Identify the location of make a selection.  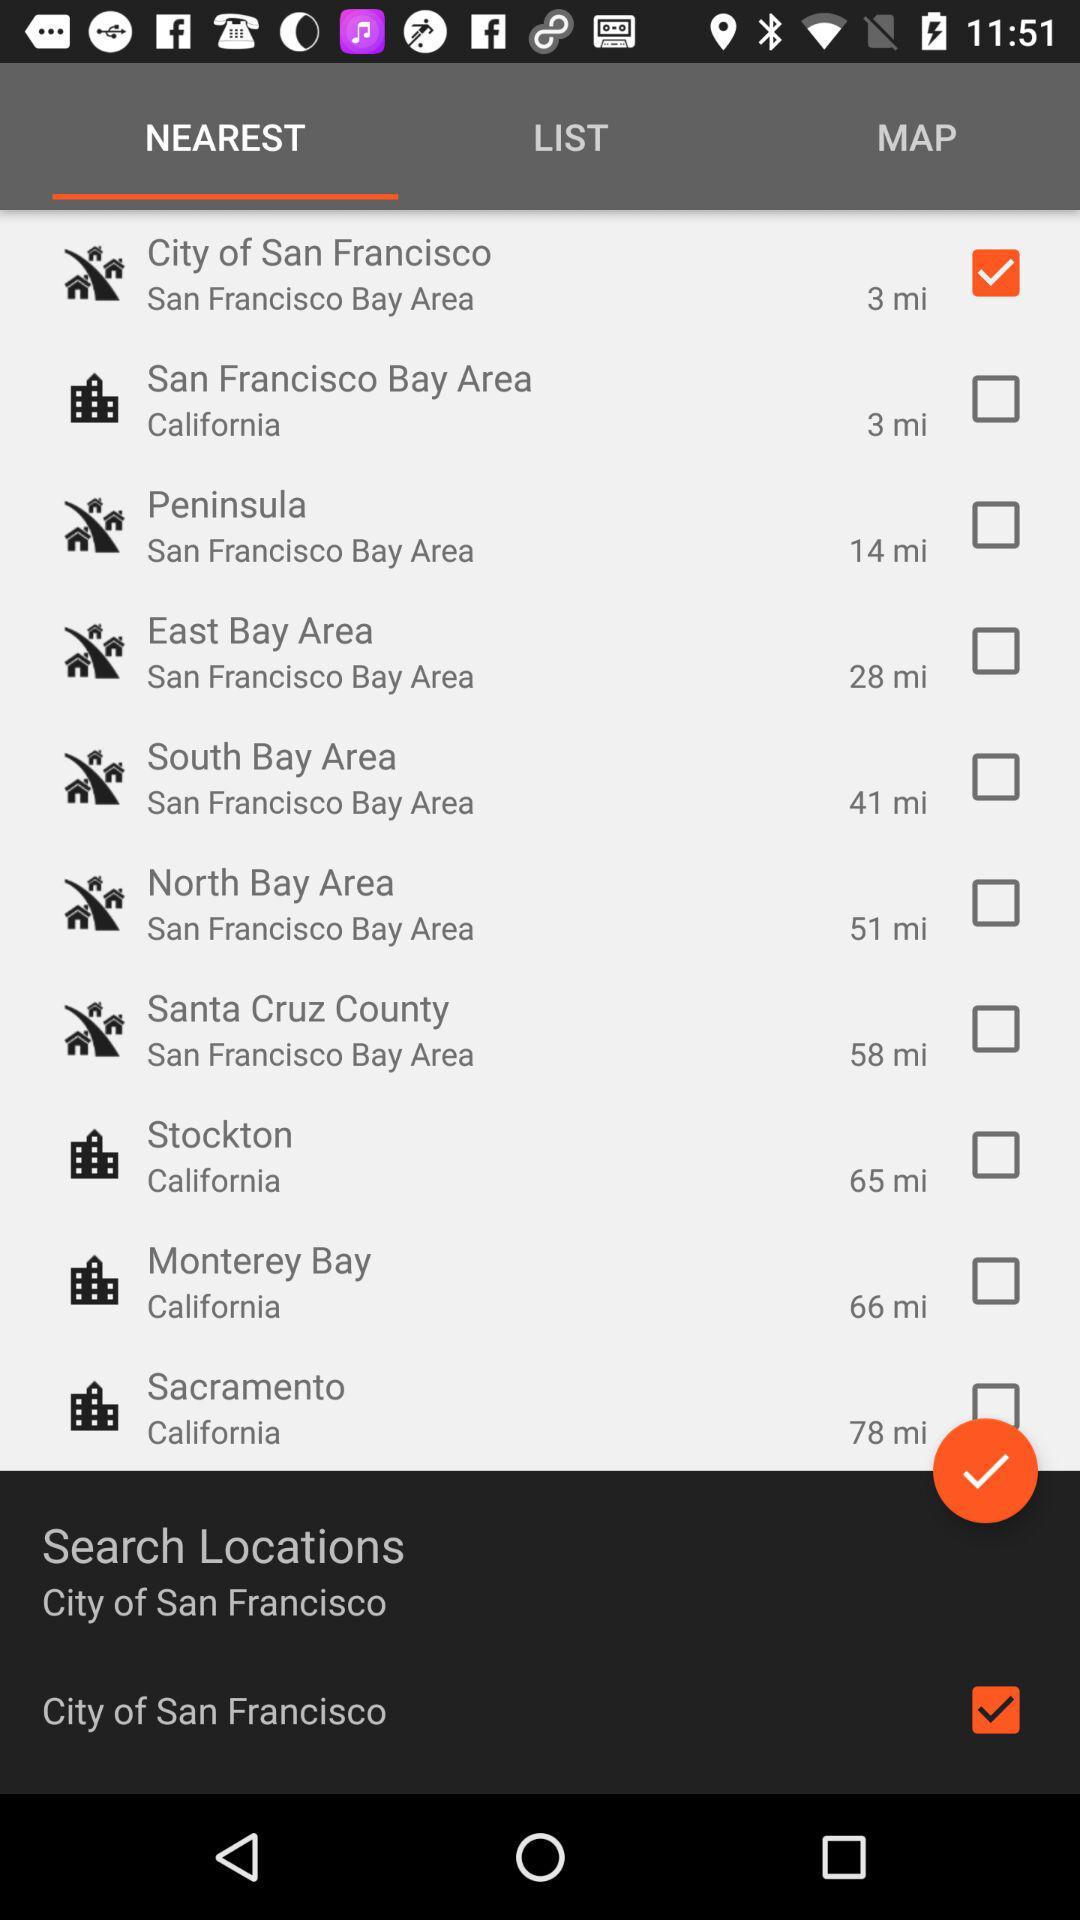
(995, 1028).